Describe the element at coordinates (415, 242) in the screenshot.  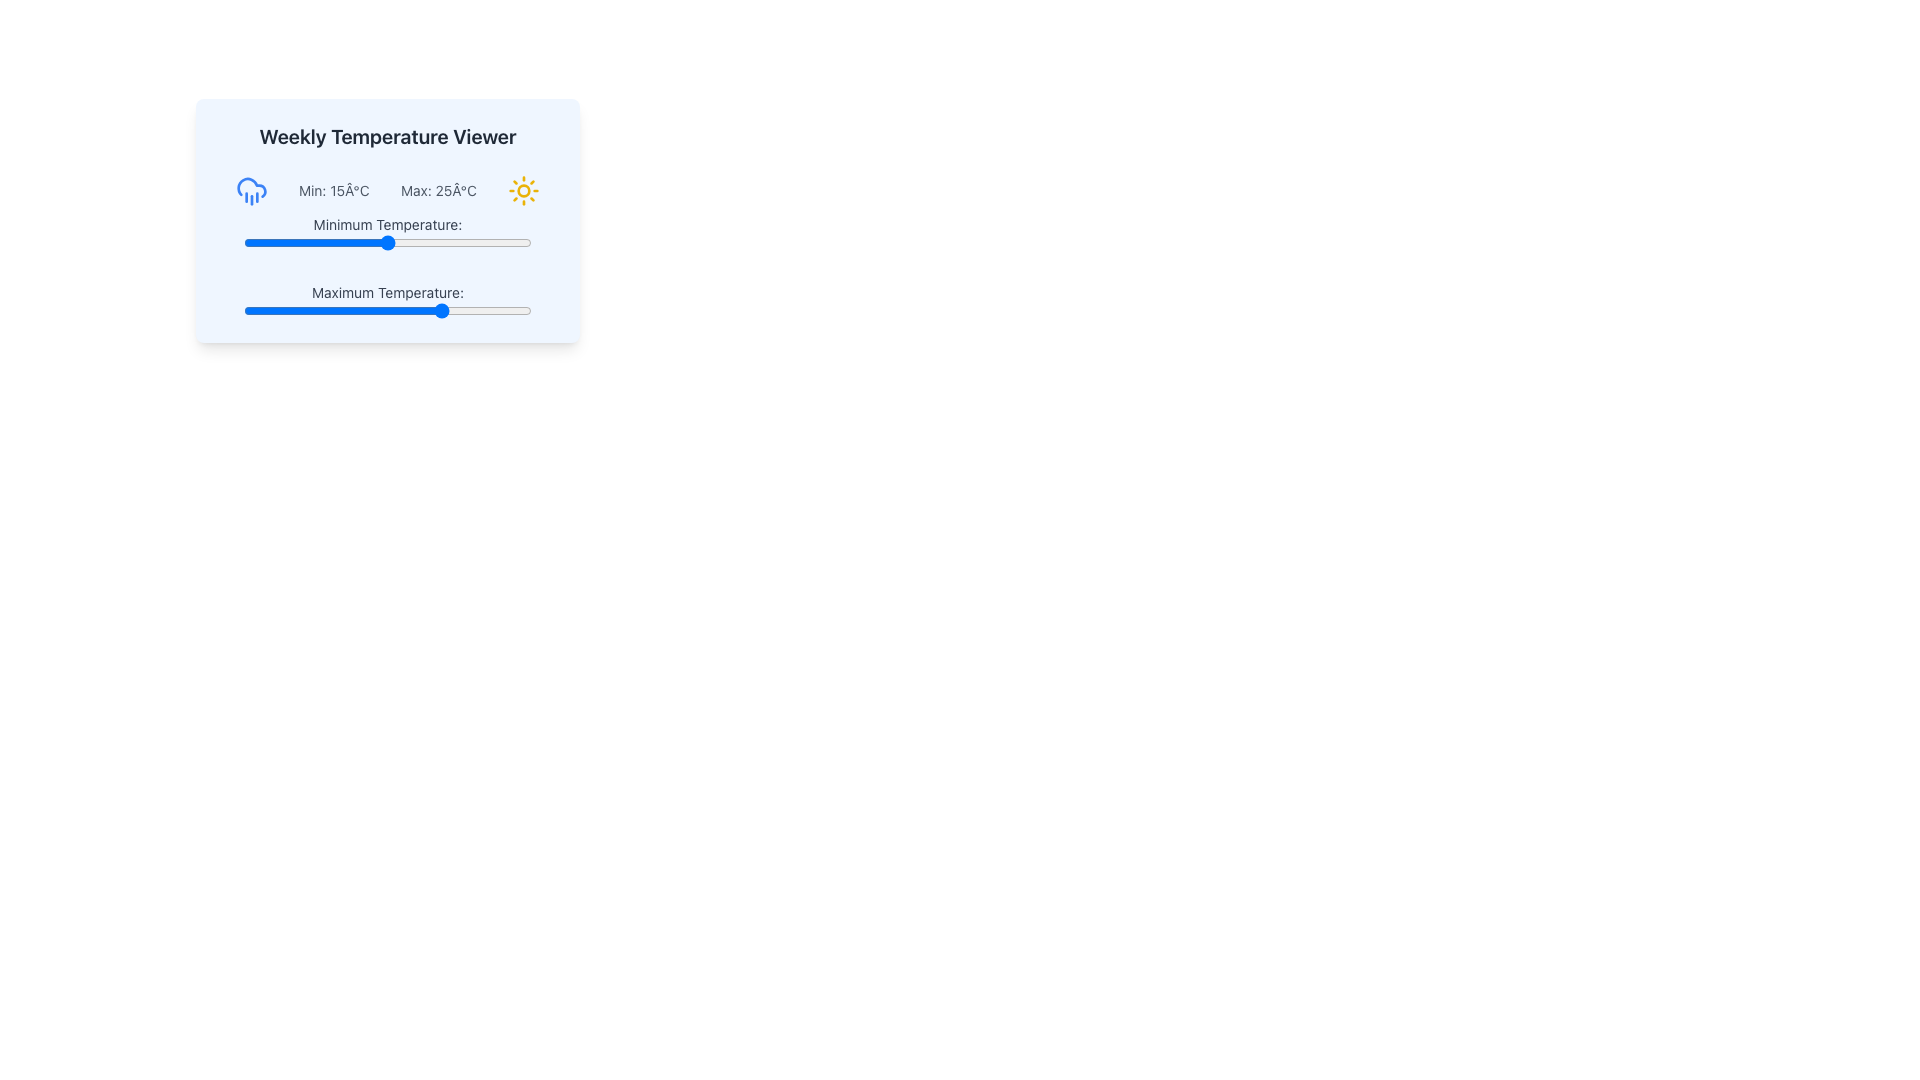
I see `the minimum temperature` at that location.